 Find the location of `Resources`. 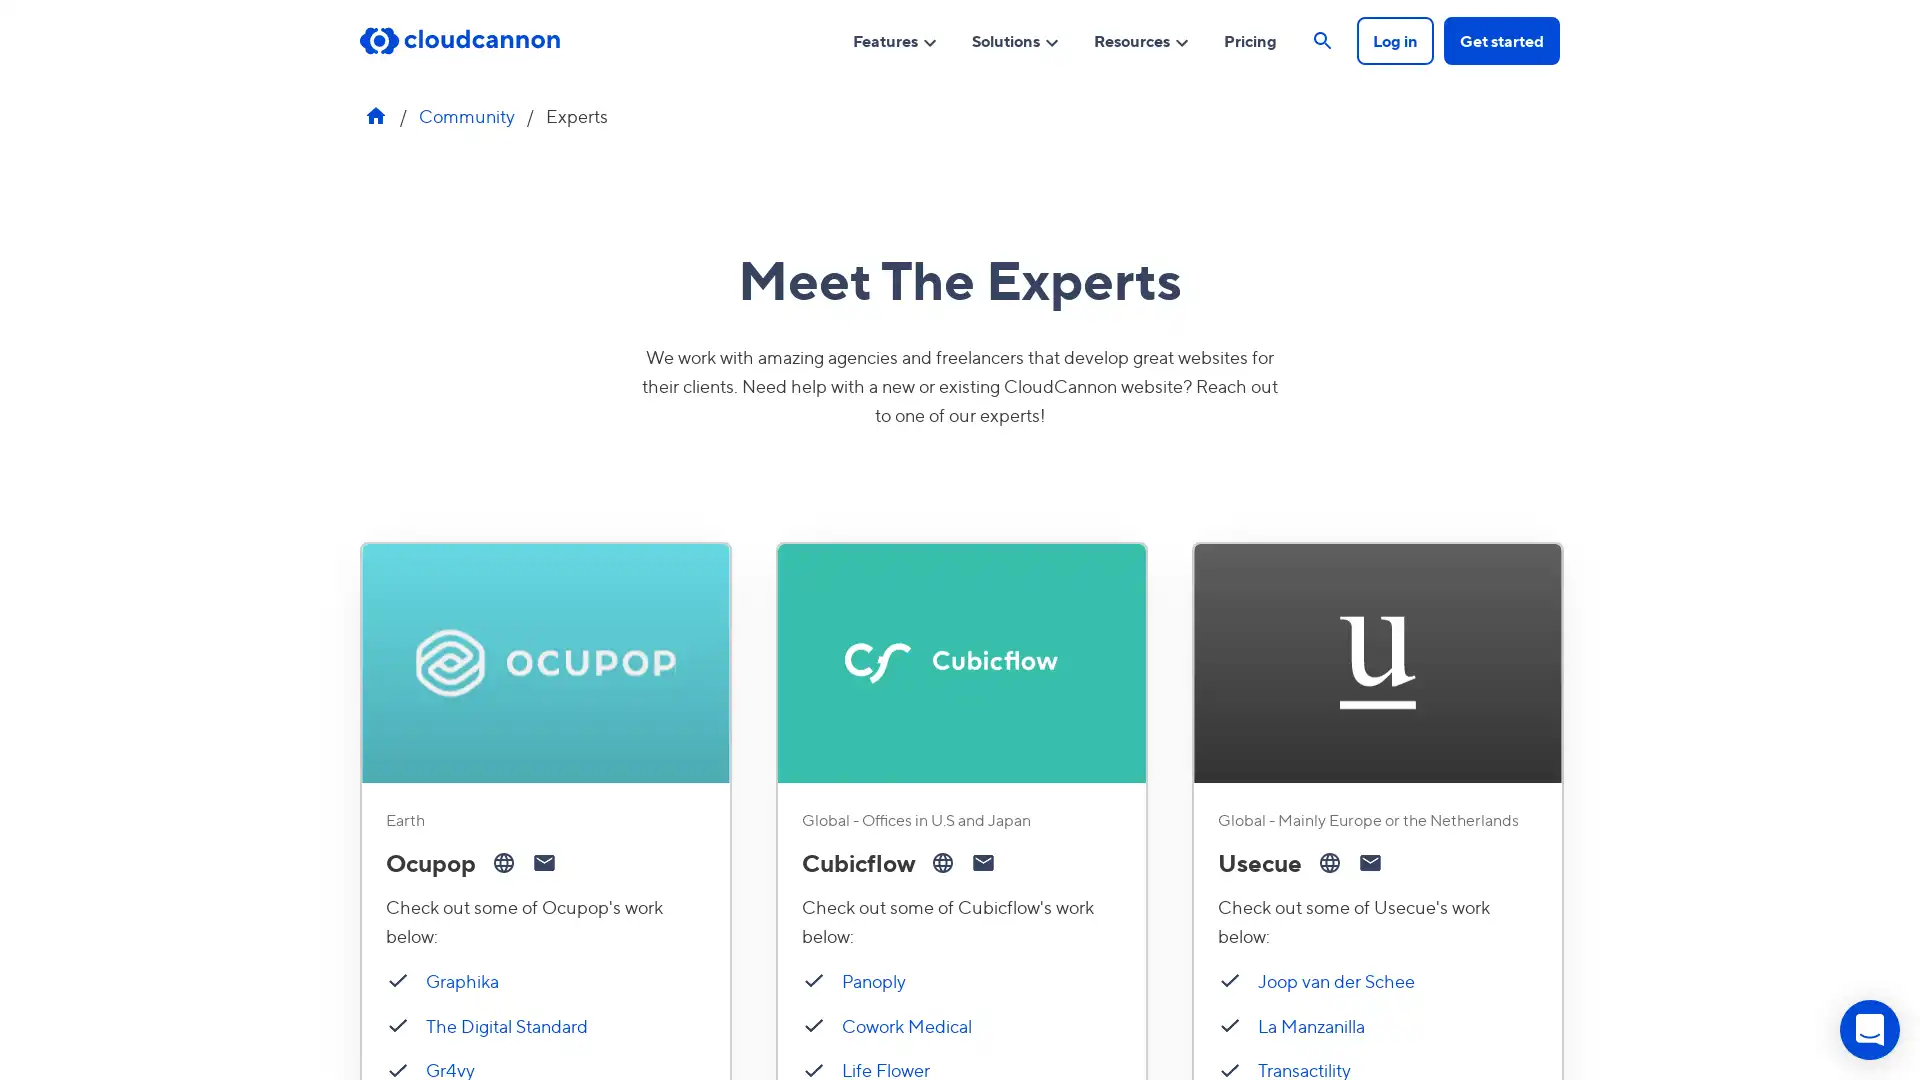

Resources is located at coordinates (1142, 39).